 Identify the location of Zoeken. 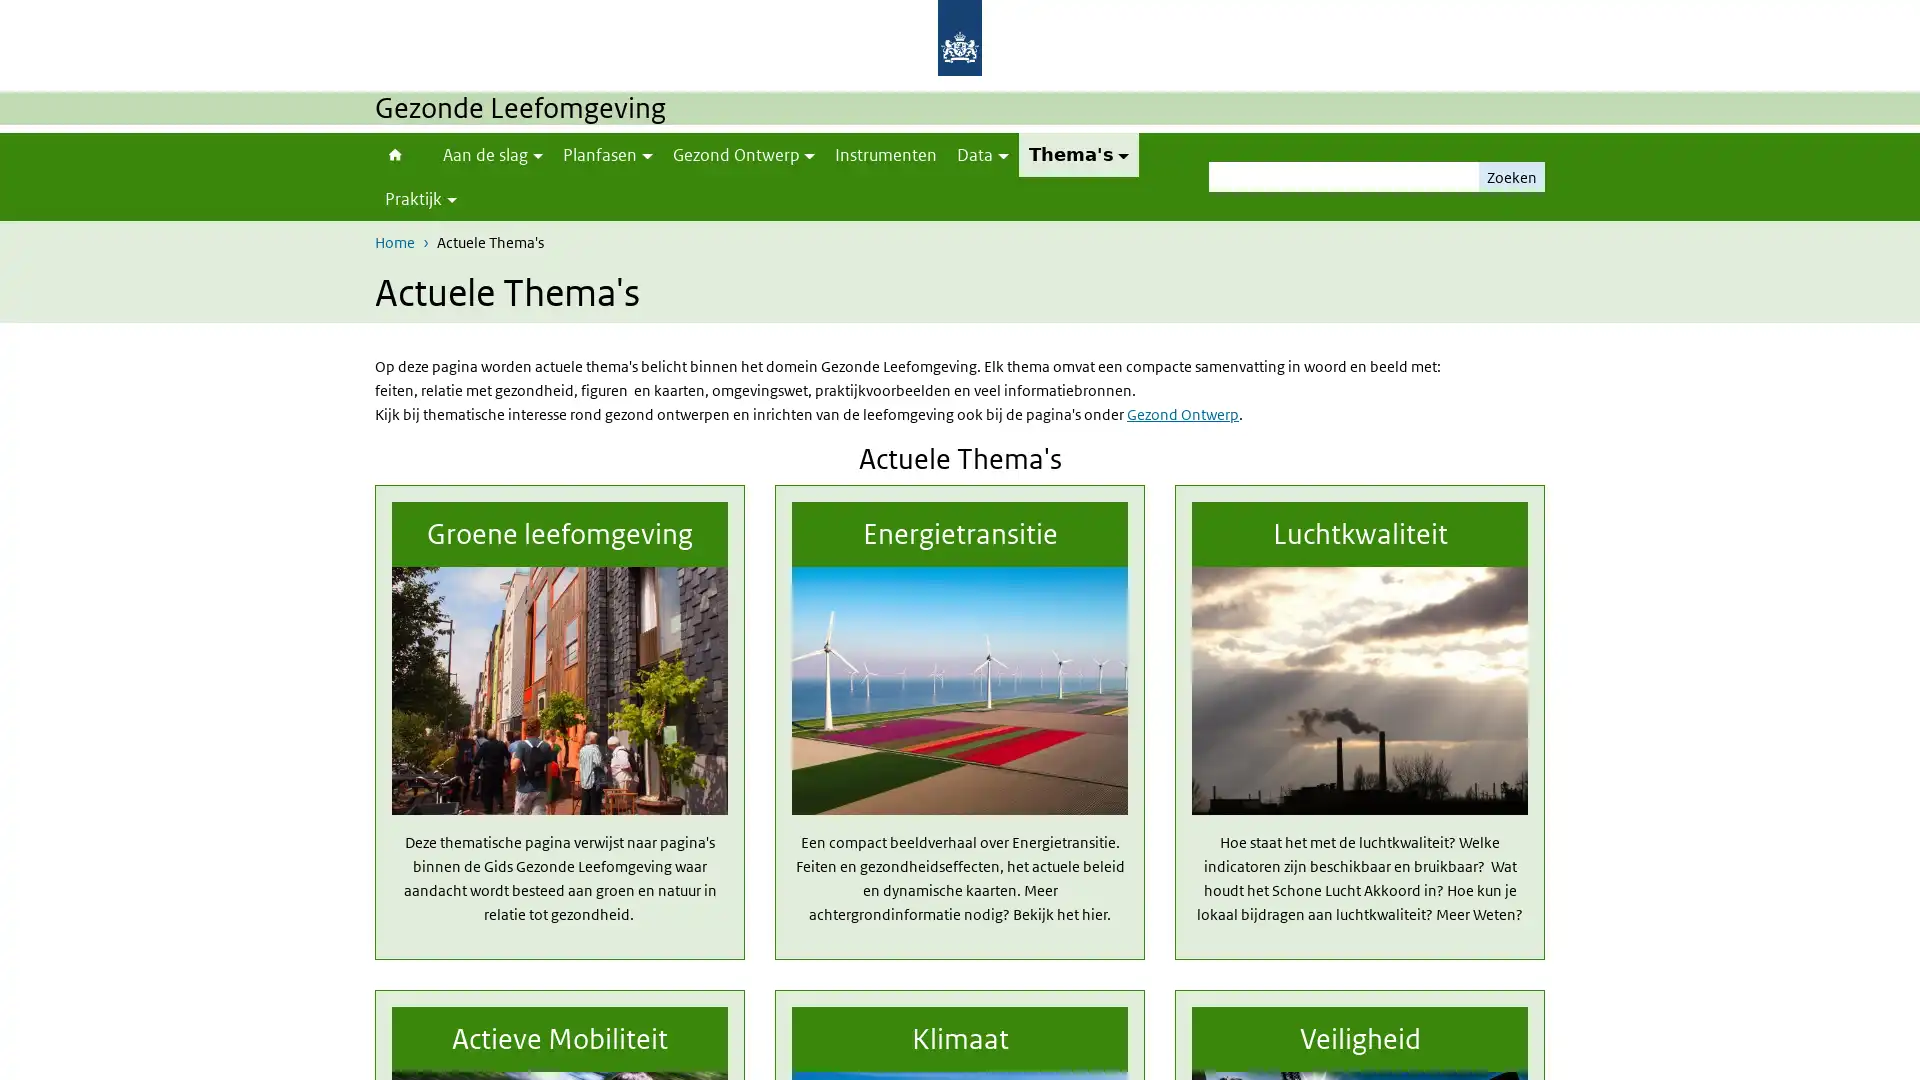
(1512, 176).